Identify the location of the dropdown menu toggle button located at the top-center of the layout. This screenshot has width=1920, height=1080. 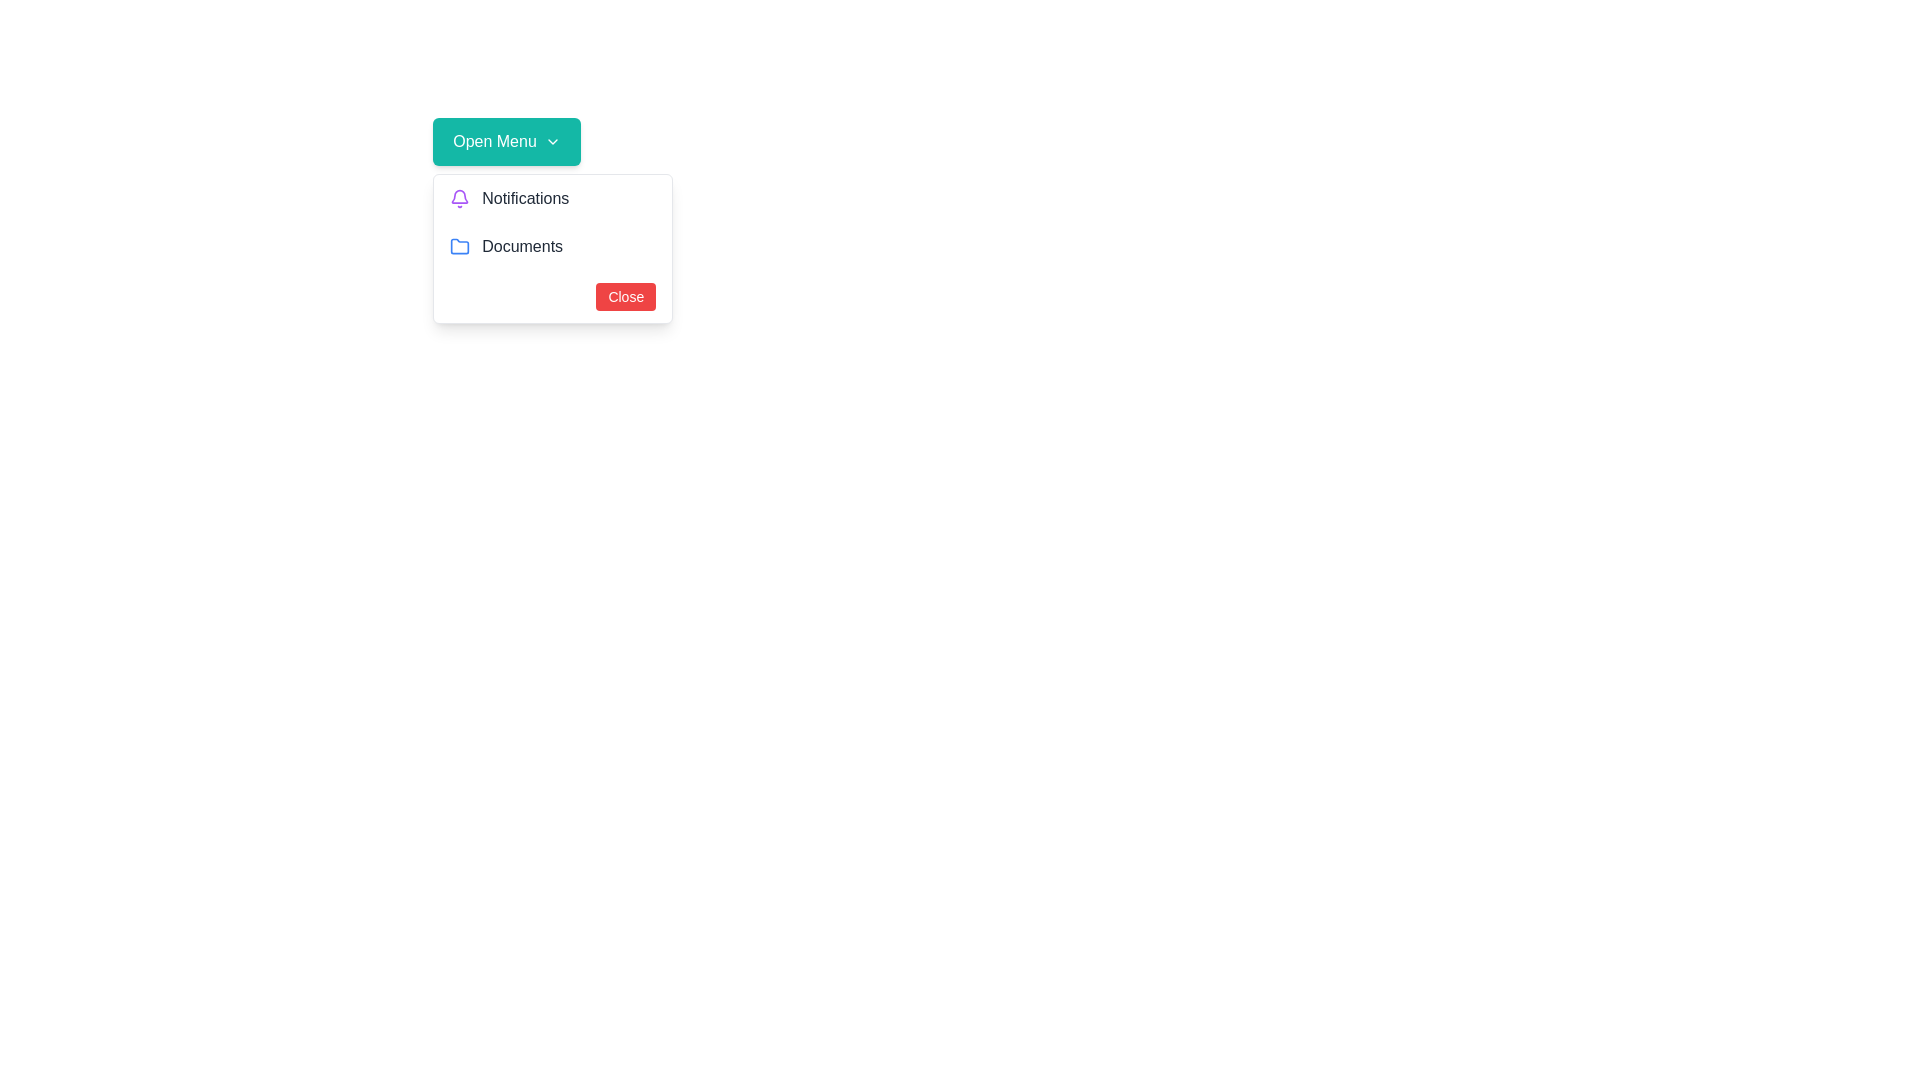
(507, 141).